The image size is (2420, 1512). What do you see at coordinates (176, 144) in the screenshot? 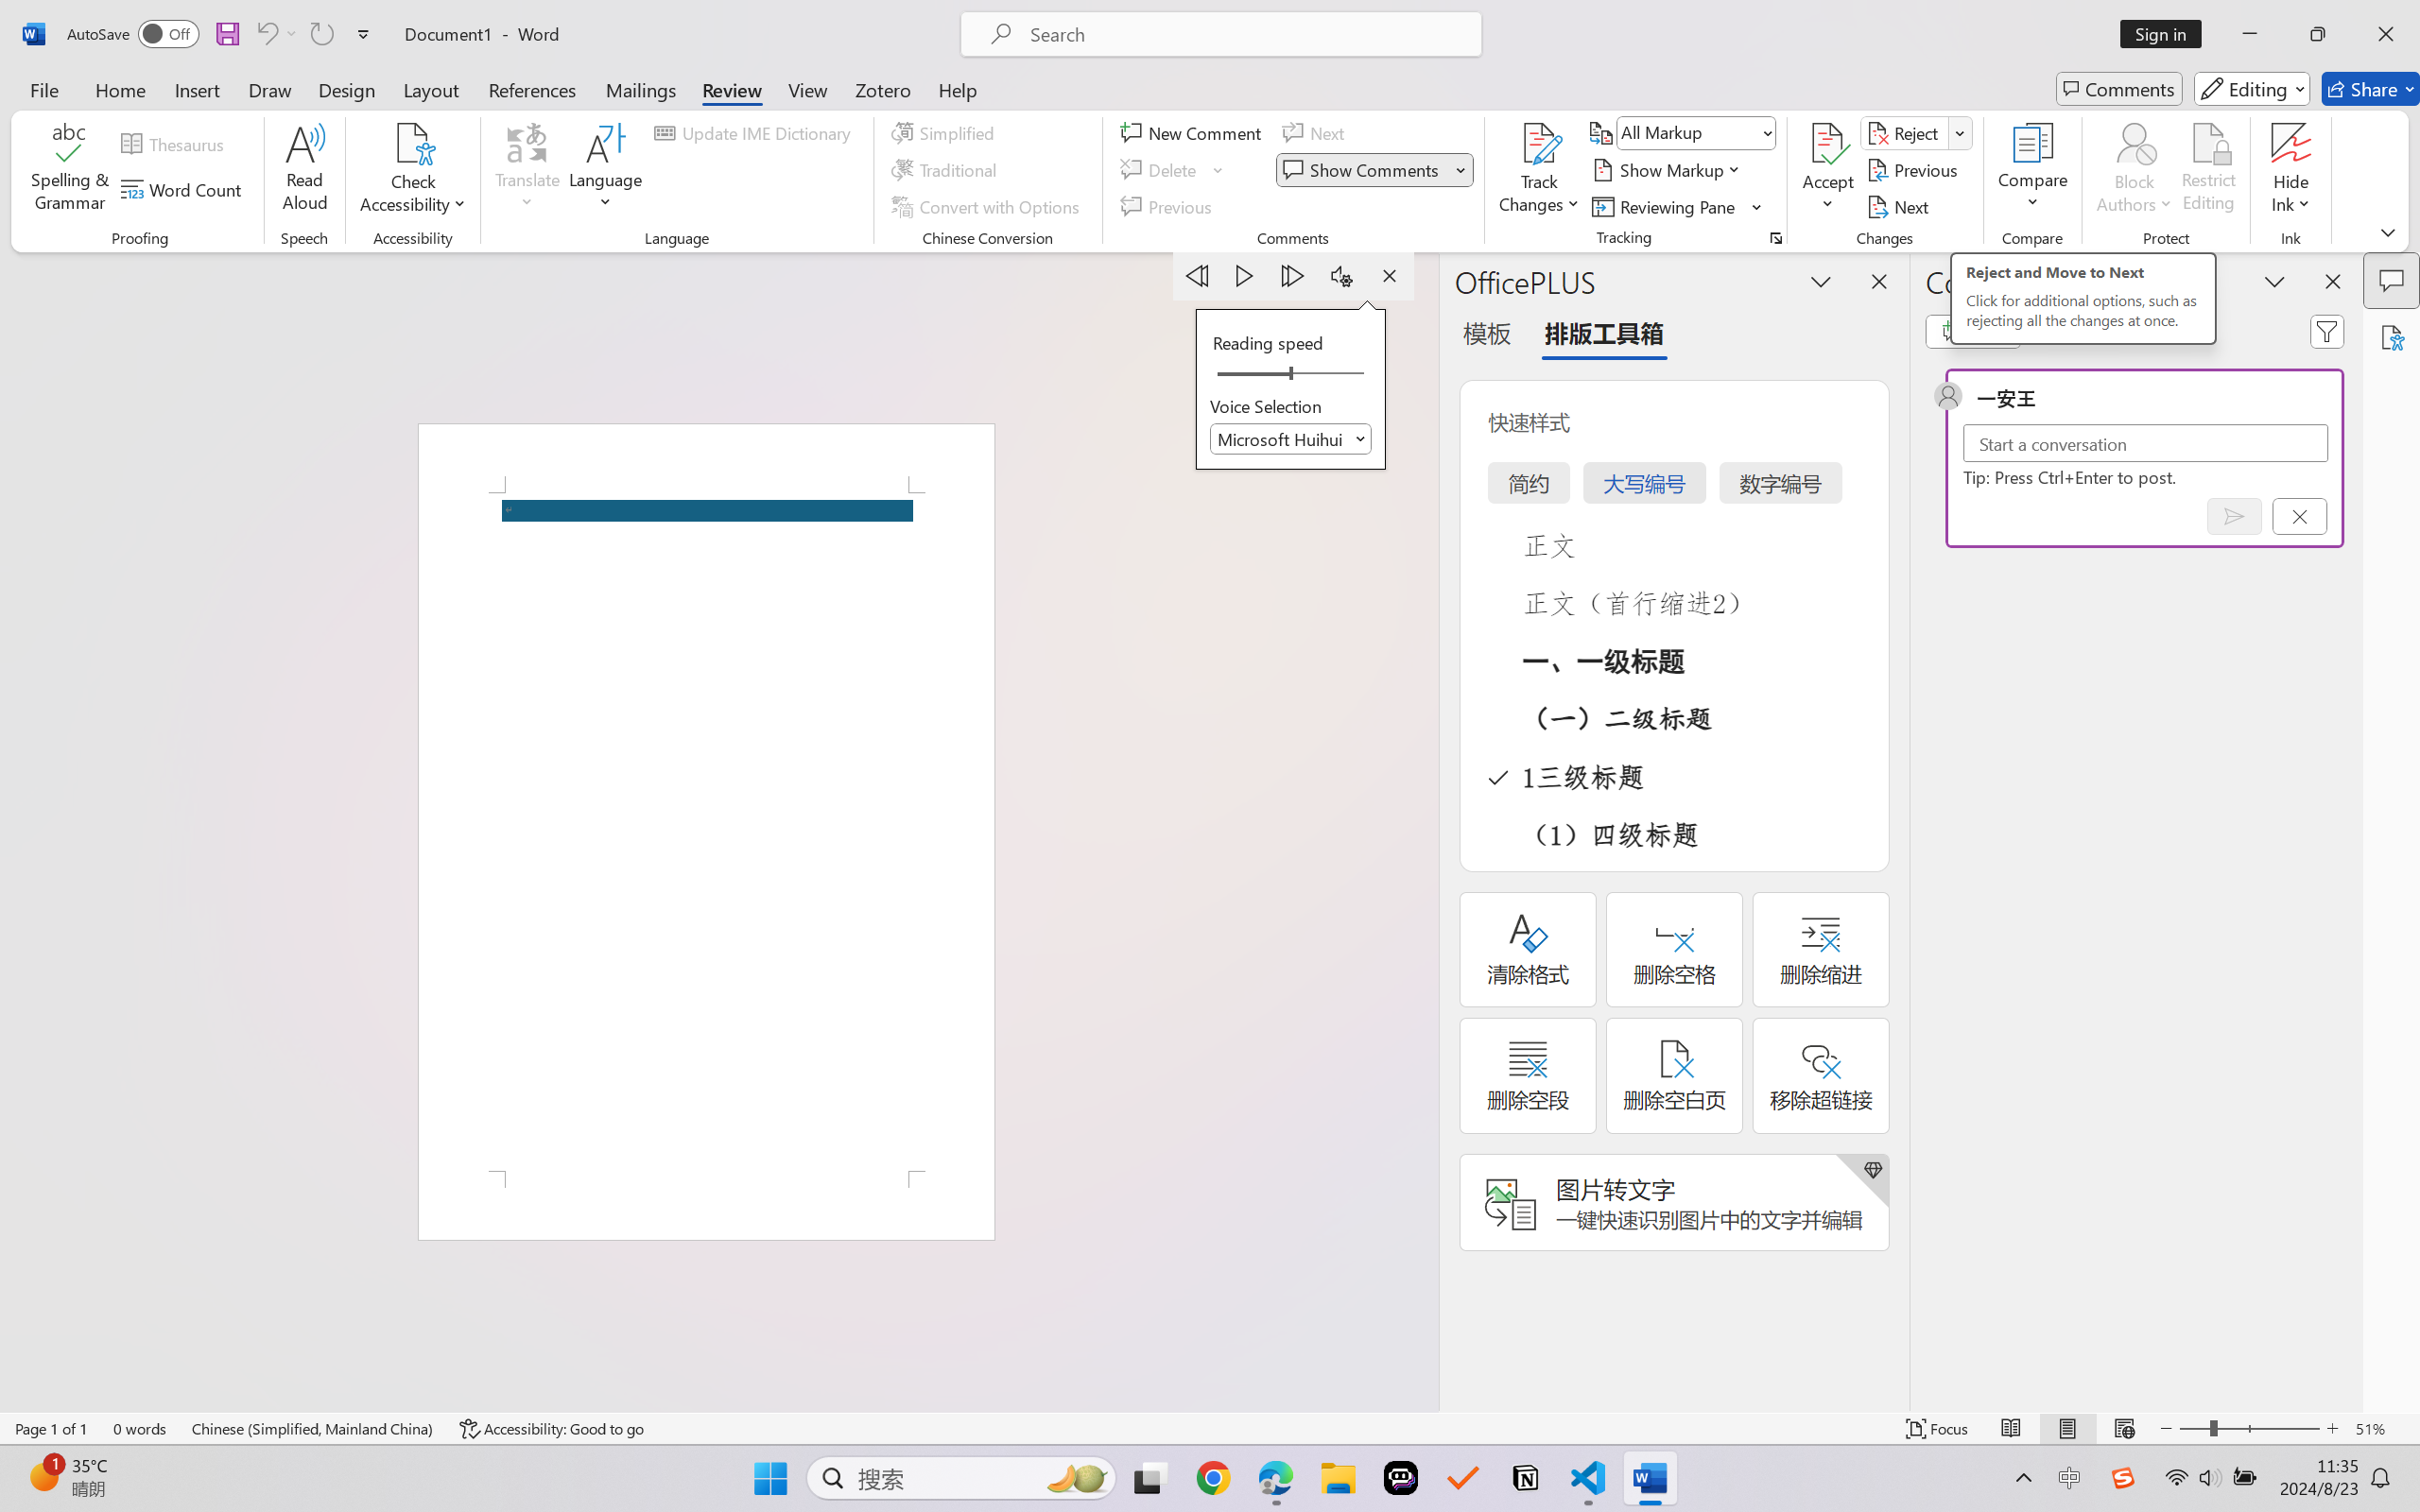
I see `'Thesaurus...'` at bounding box center [176, 144].